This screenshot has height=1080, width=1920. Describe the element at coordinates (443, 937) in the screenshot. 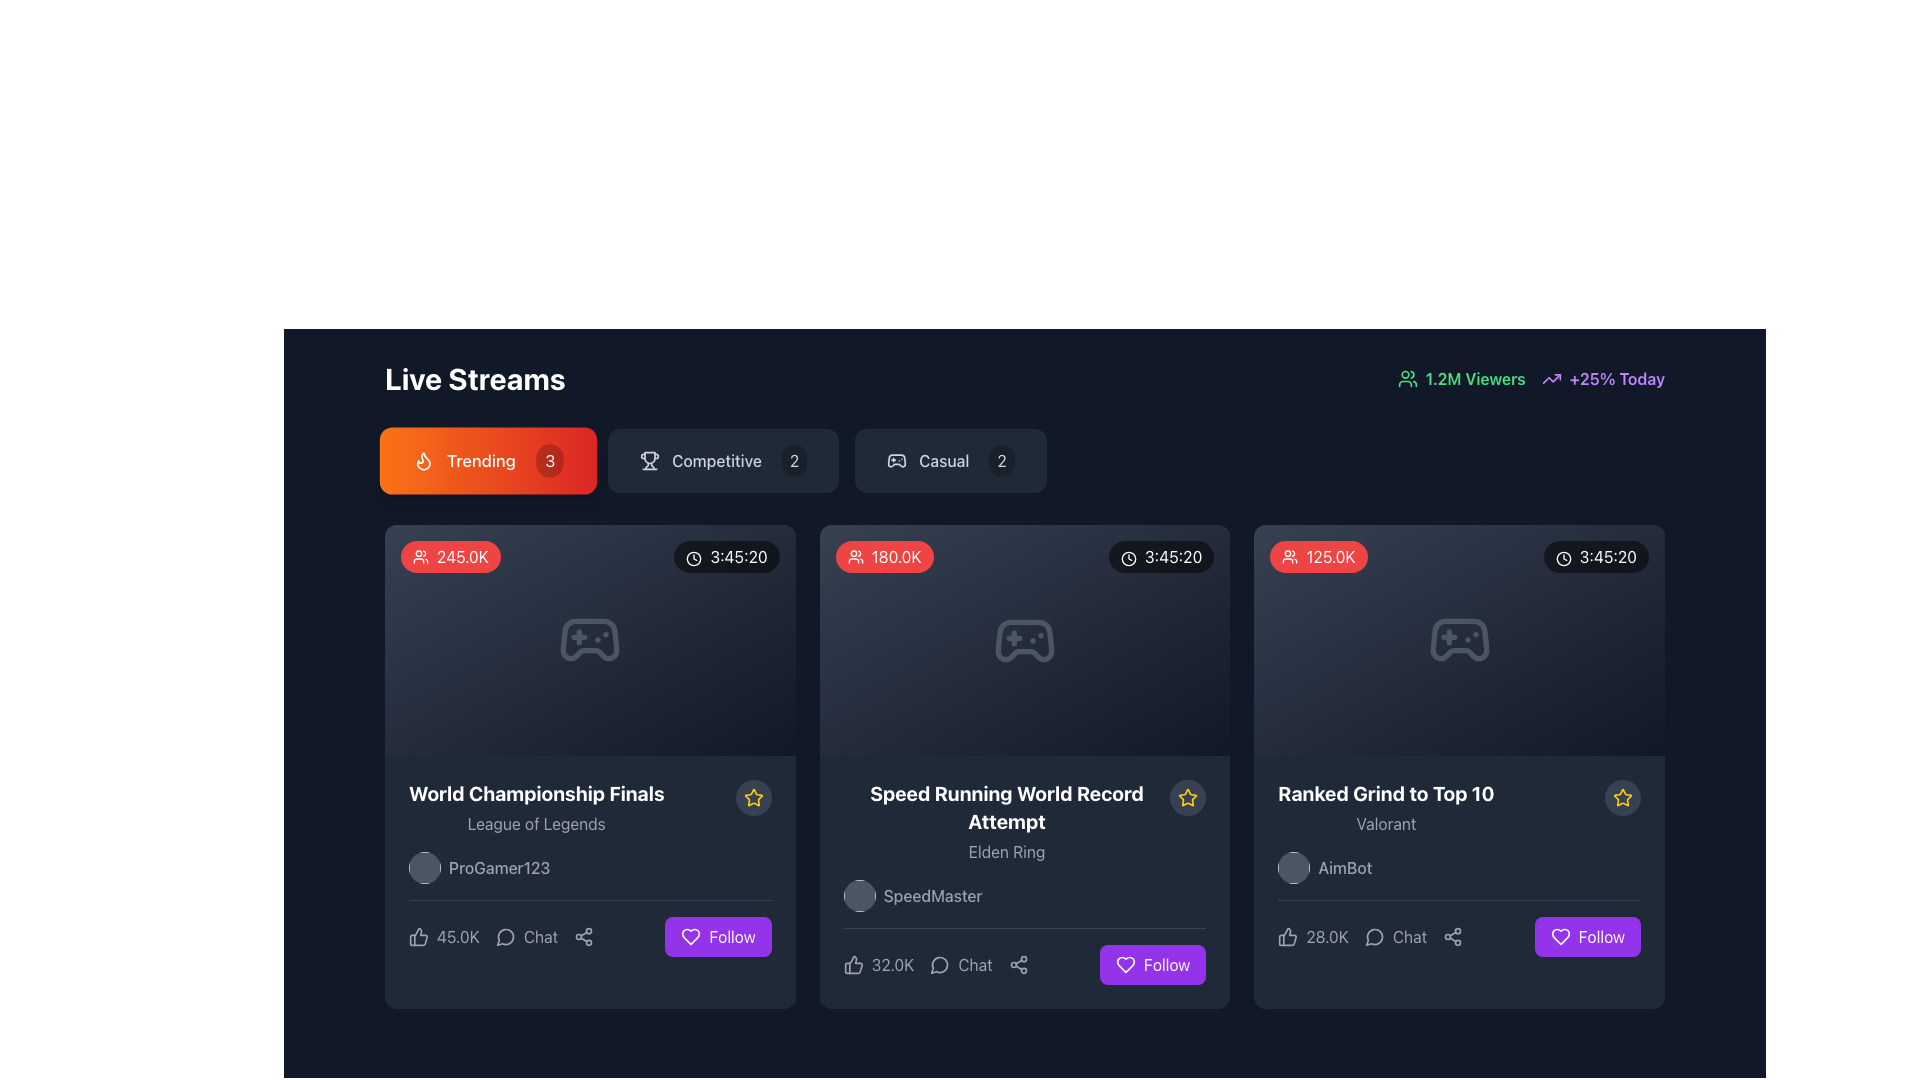

I see `the like button featuring a thumbs-up icon and the text '45.0K' located in the footer section of a card to like the content` at that location.